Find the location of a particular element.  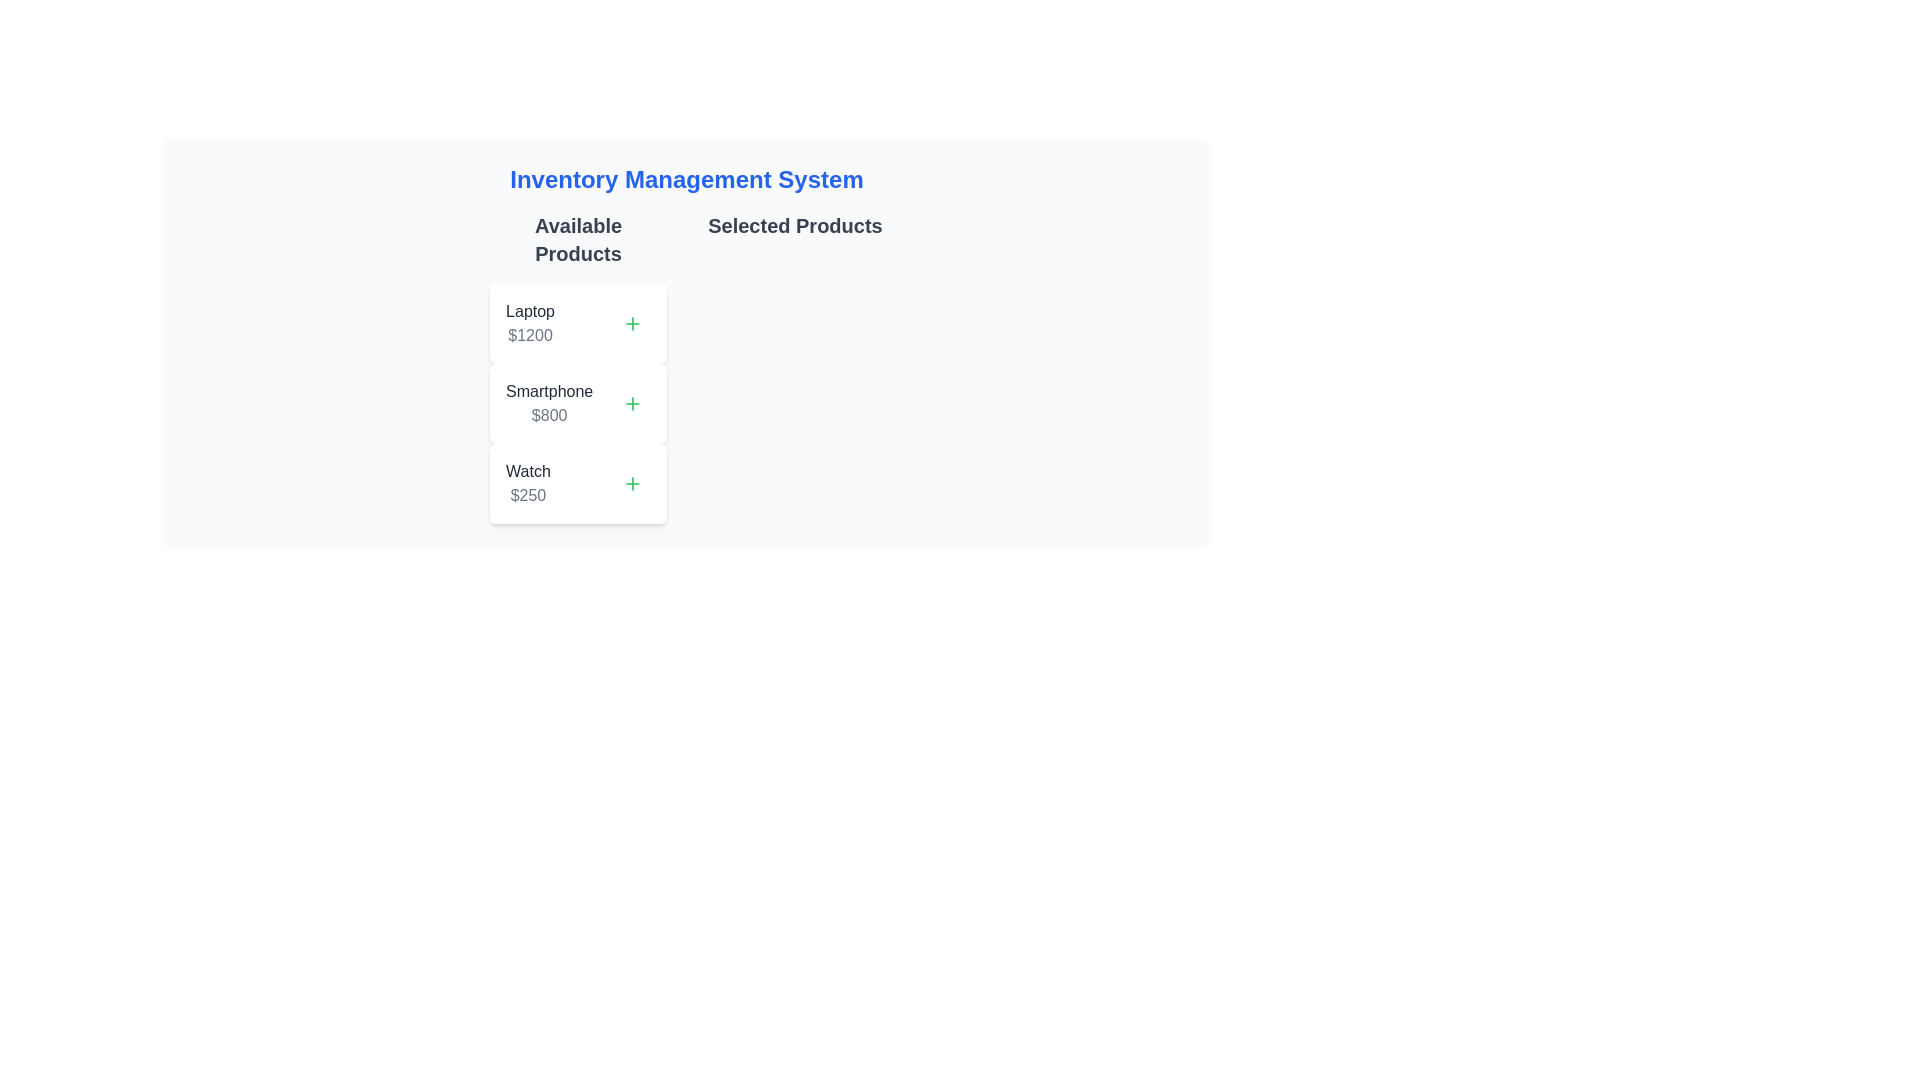

the third plus icon next to the 'Watch $250' product description under the 'Available Products' heading is located at coordinates (632, 483).